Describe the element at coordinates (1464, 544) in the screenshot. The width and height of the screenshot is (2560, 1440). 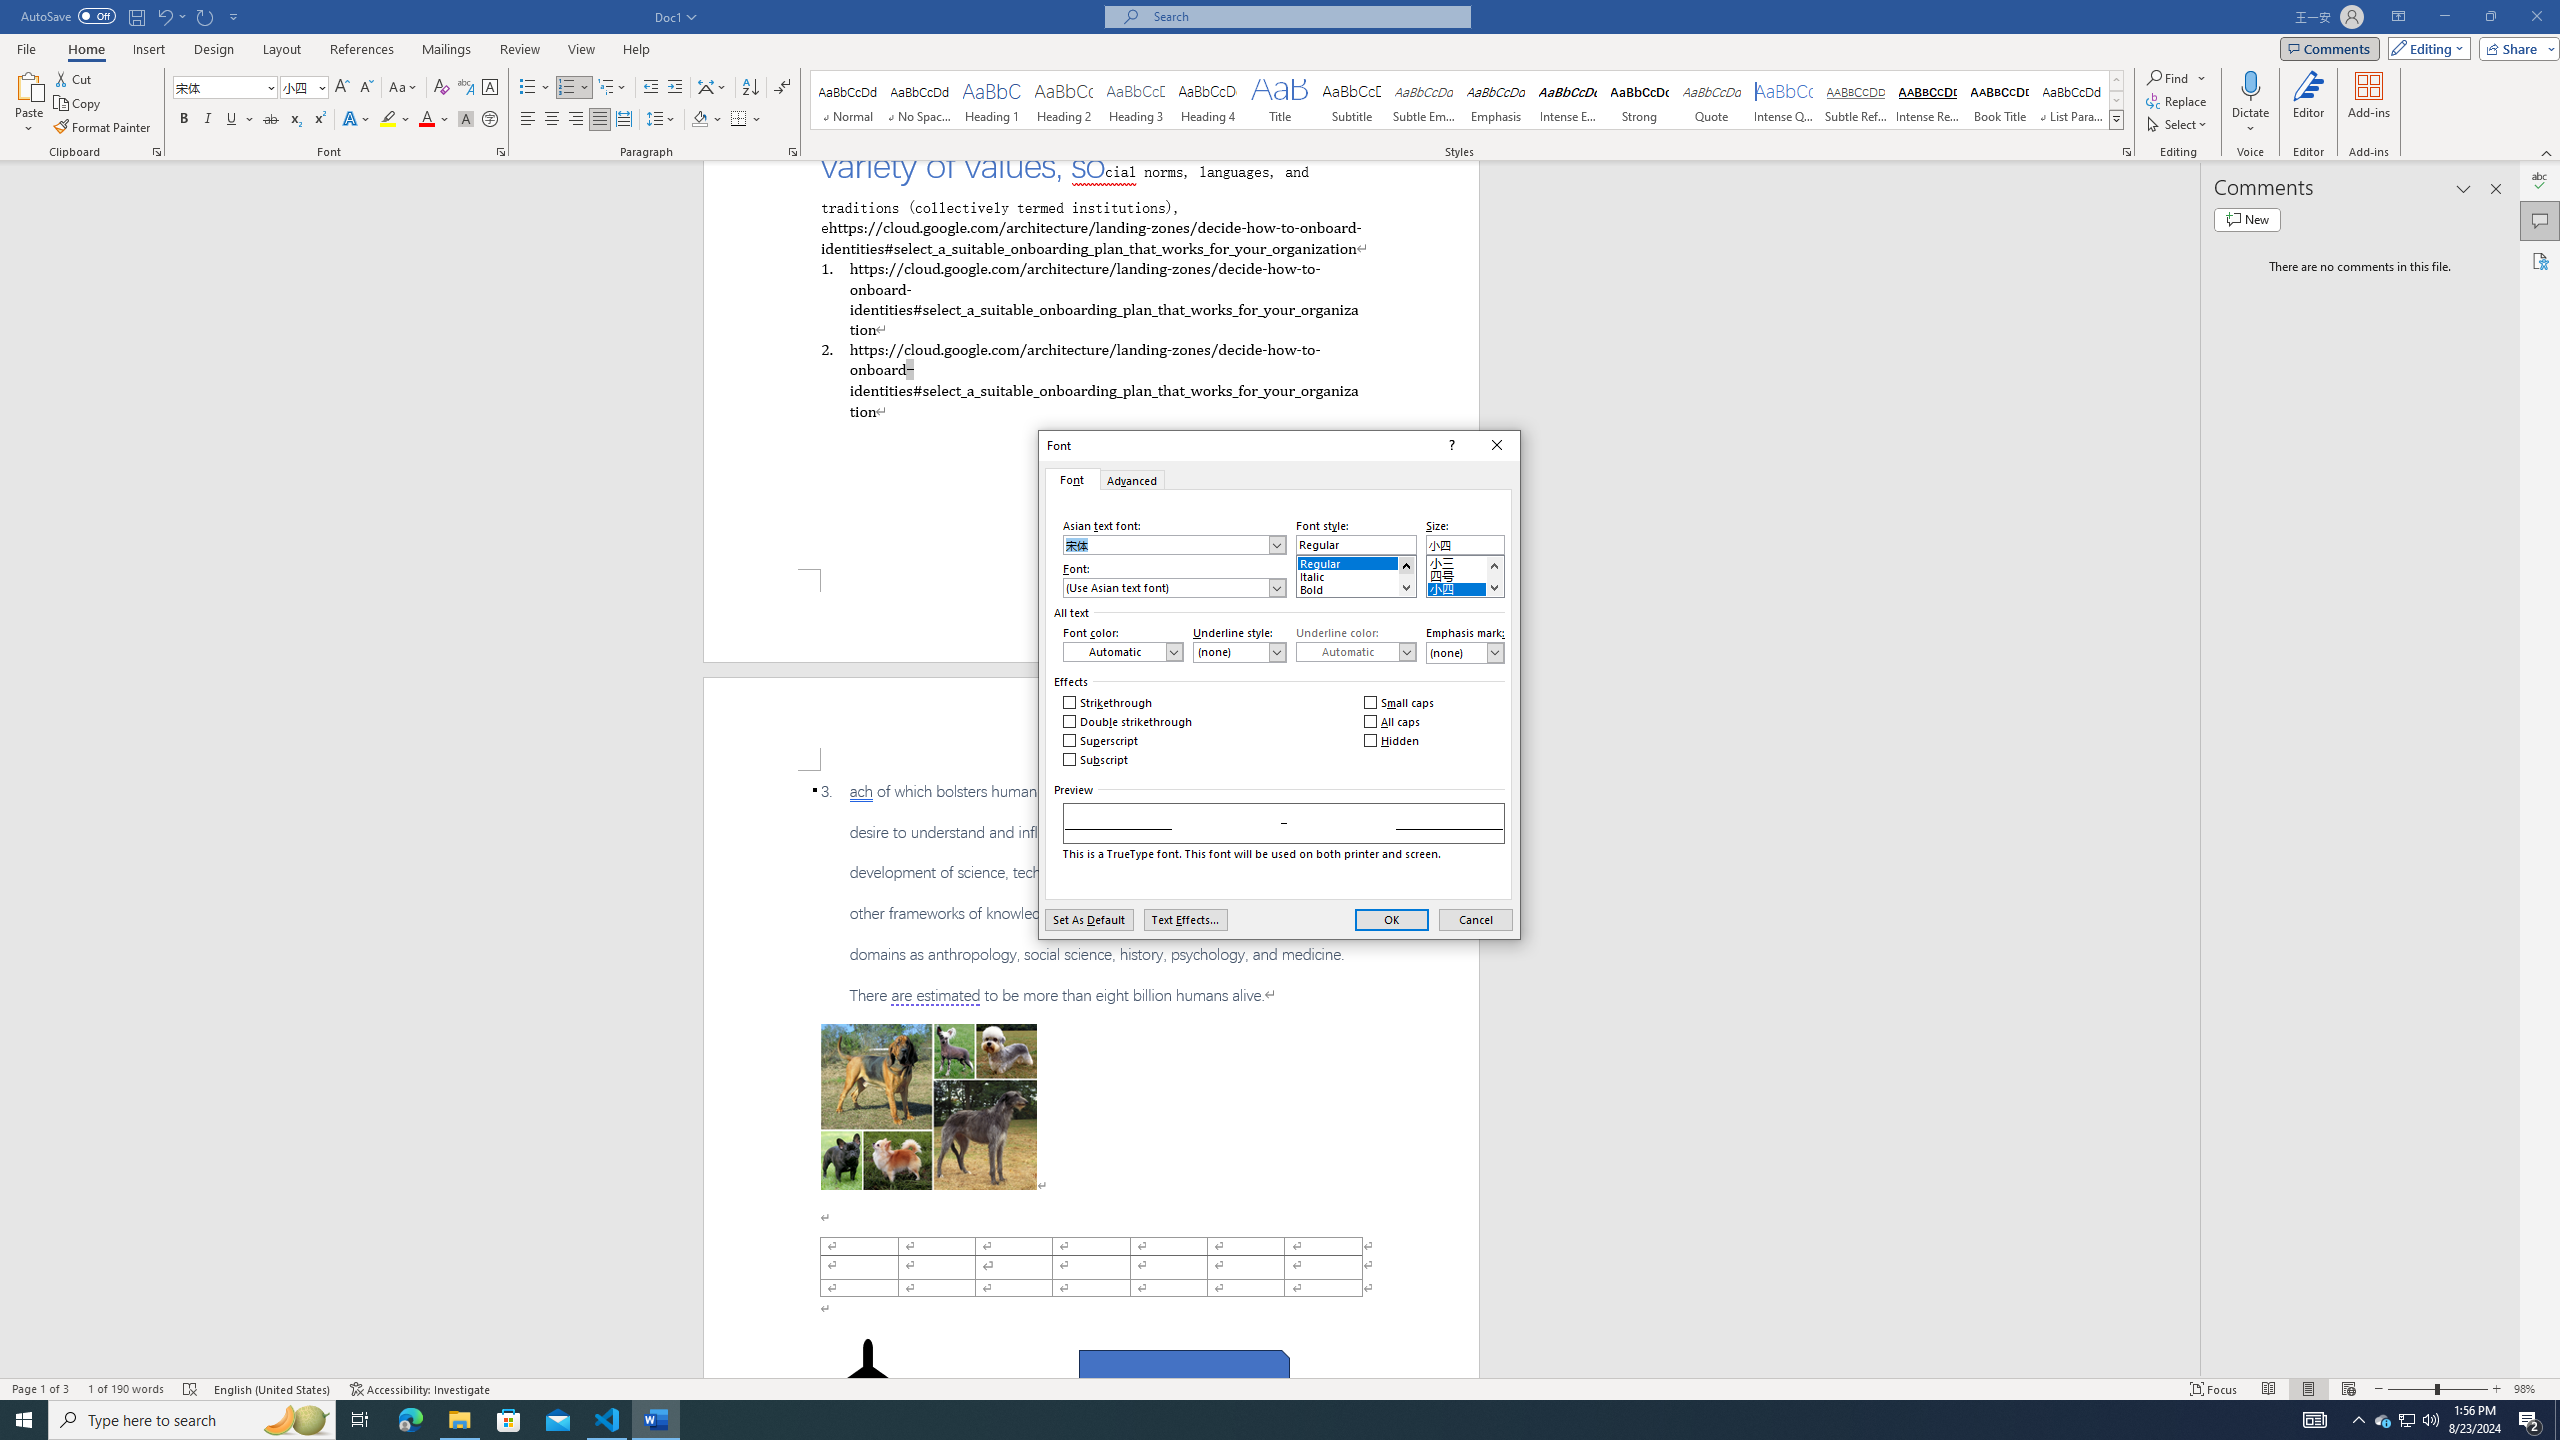
I see `'Size:'` at that location.